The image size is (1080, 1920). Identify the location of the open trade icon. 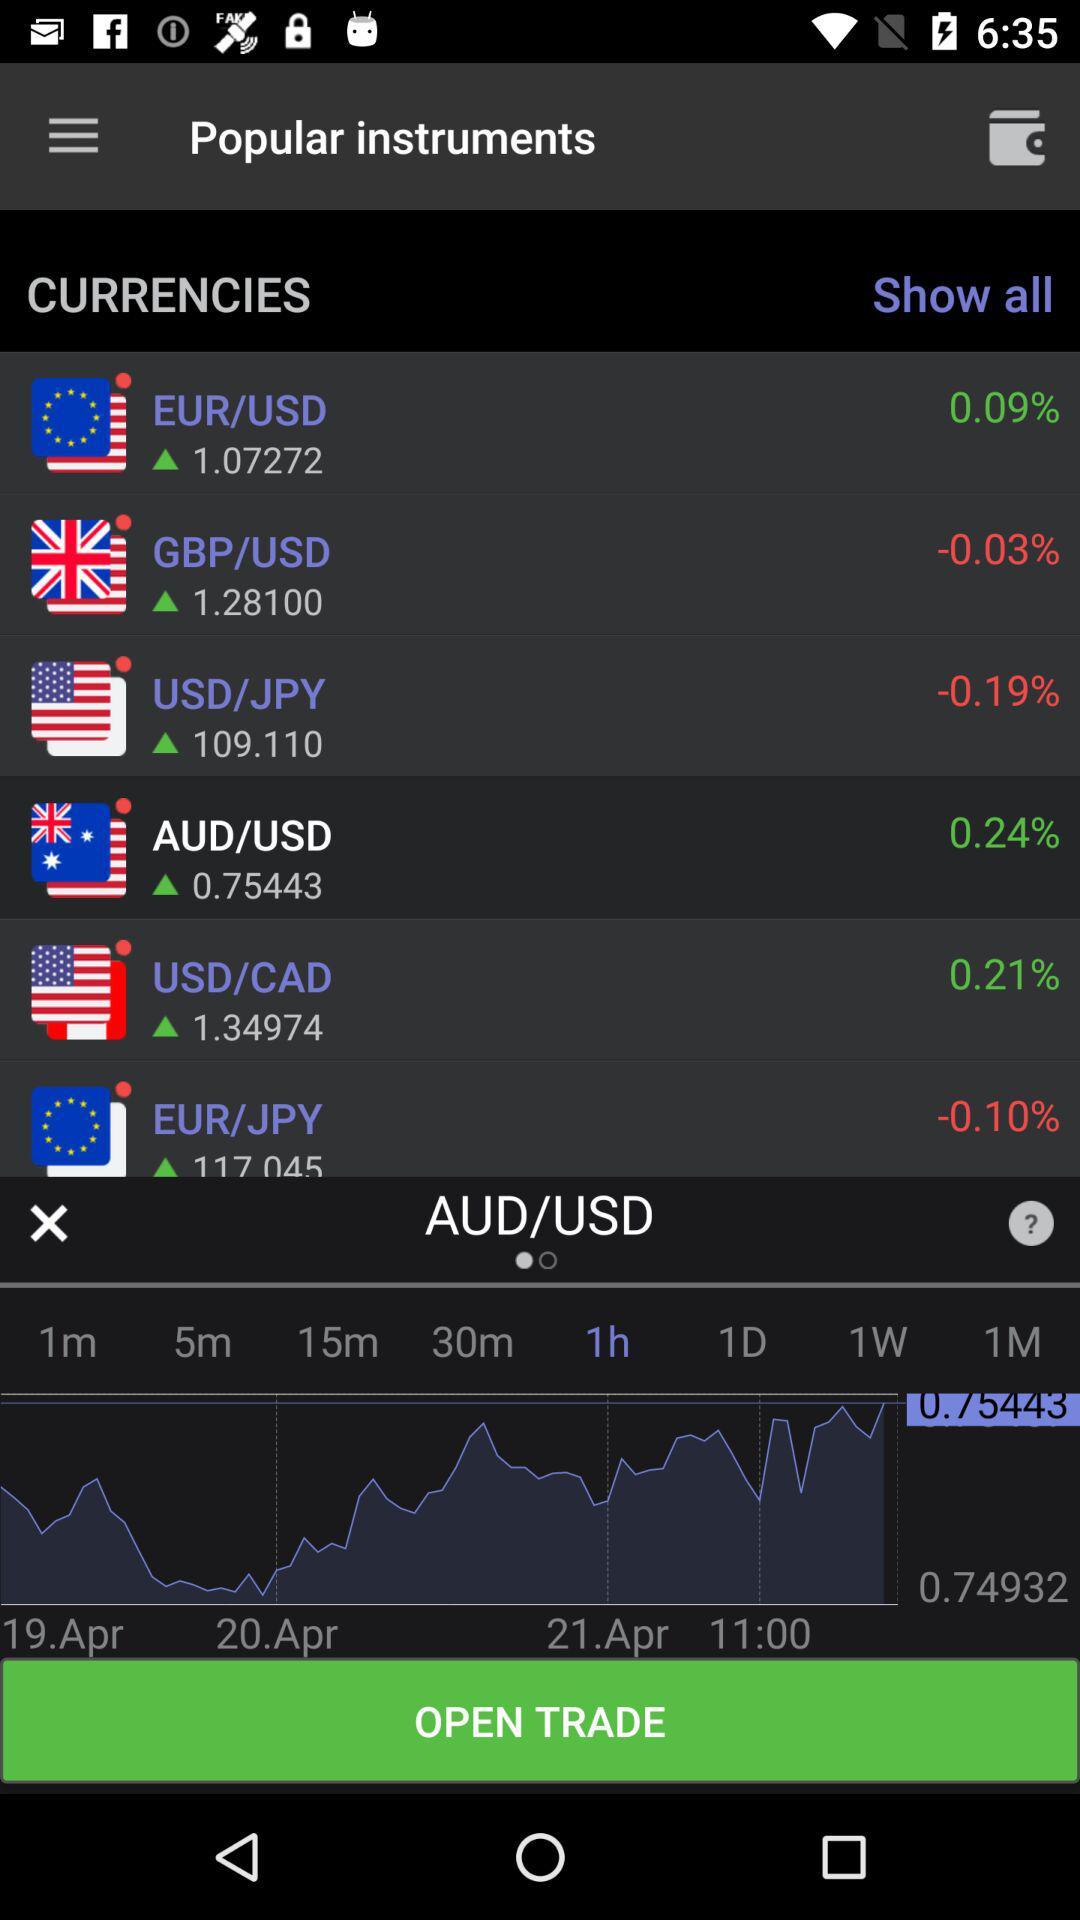
(540, 1719).